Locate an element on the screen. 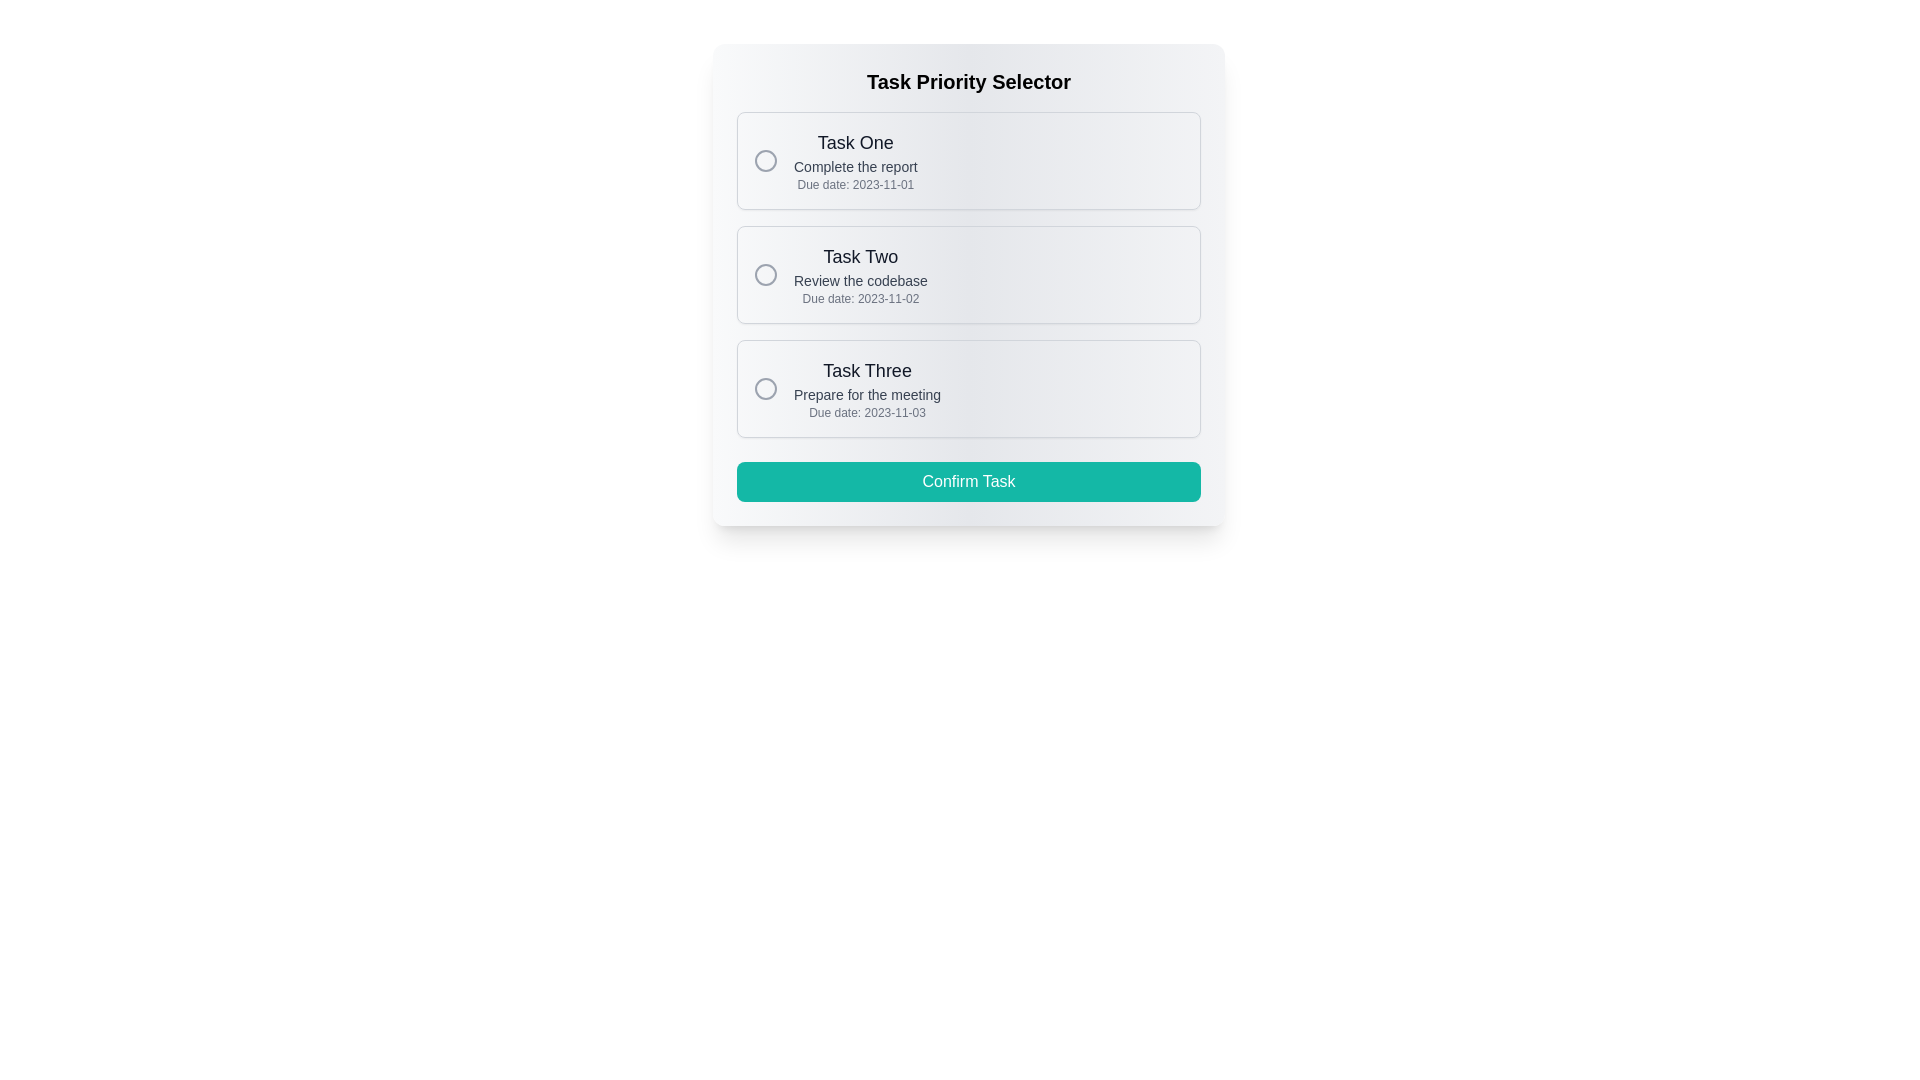 The width and height of the screenshot is (1920, 1080). the circular radio button is located at coordinates (765, 274).